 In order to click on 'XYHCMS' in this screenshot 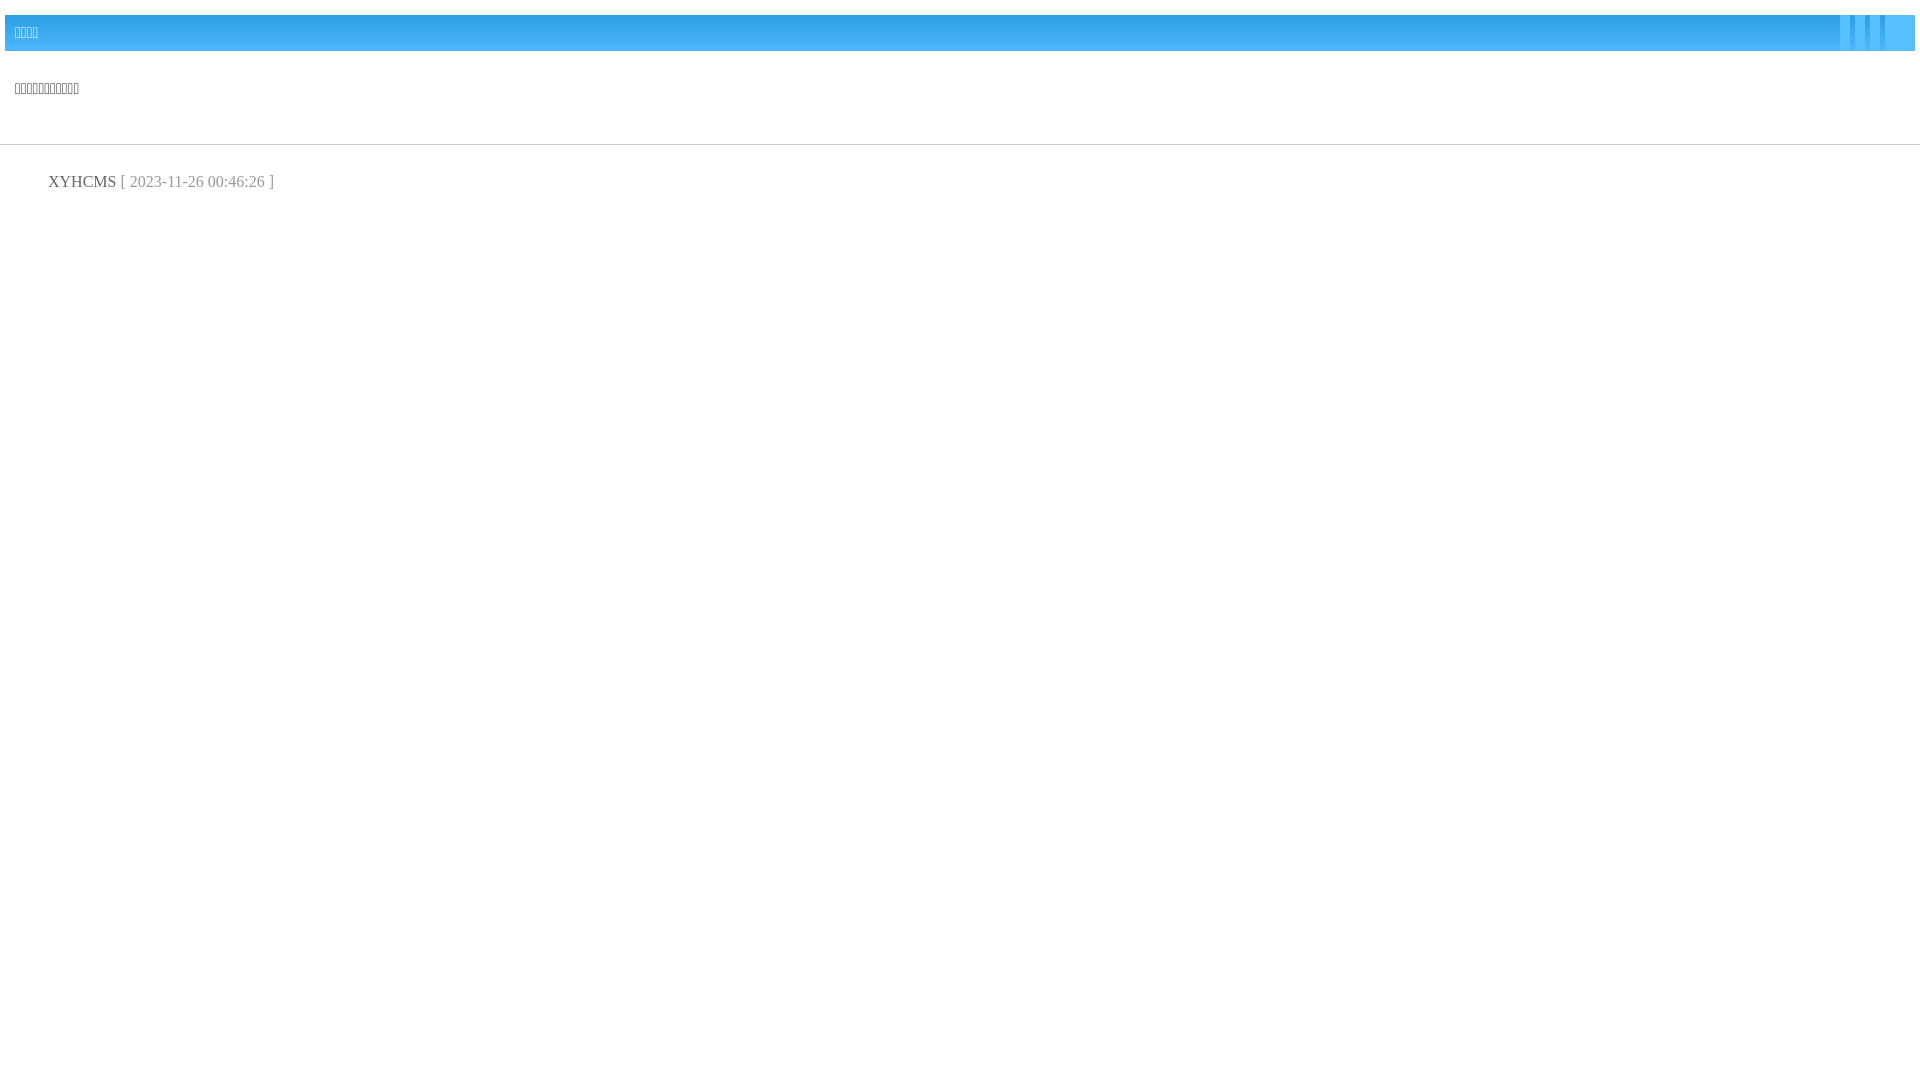, I will do `click(80, 181)`.